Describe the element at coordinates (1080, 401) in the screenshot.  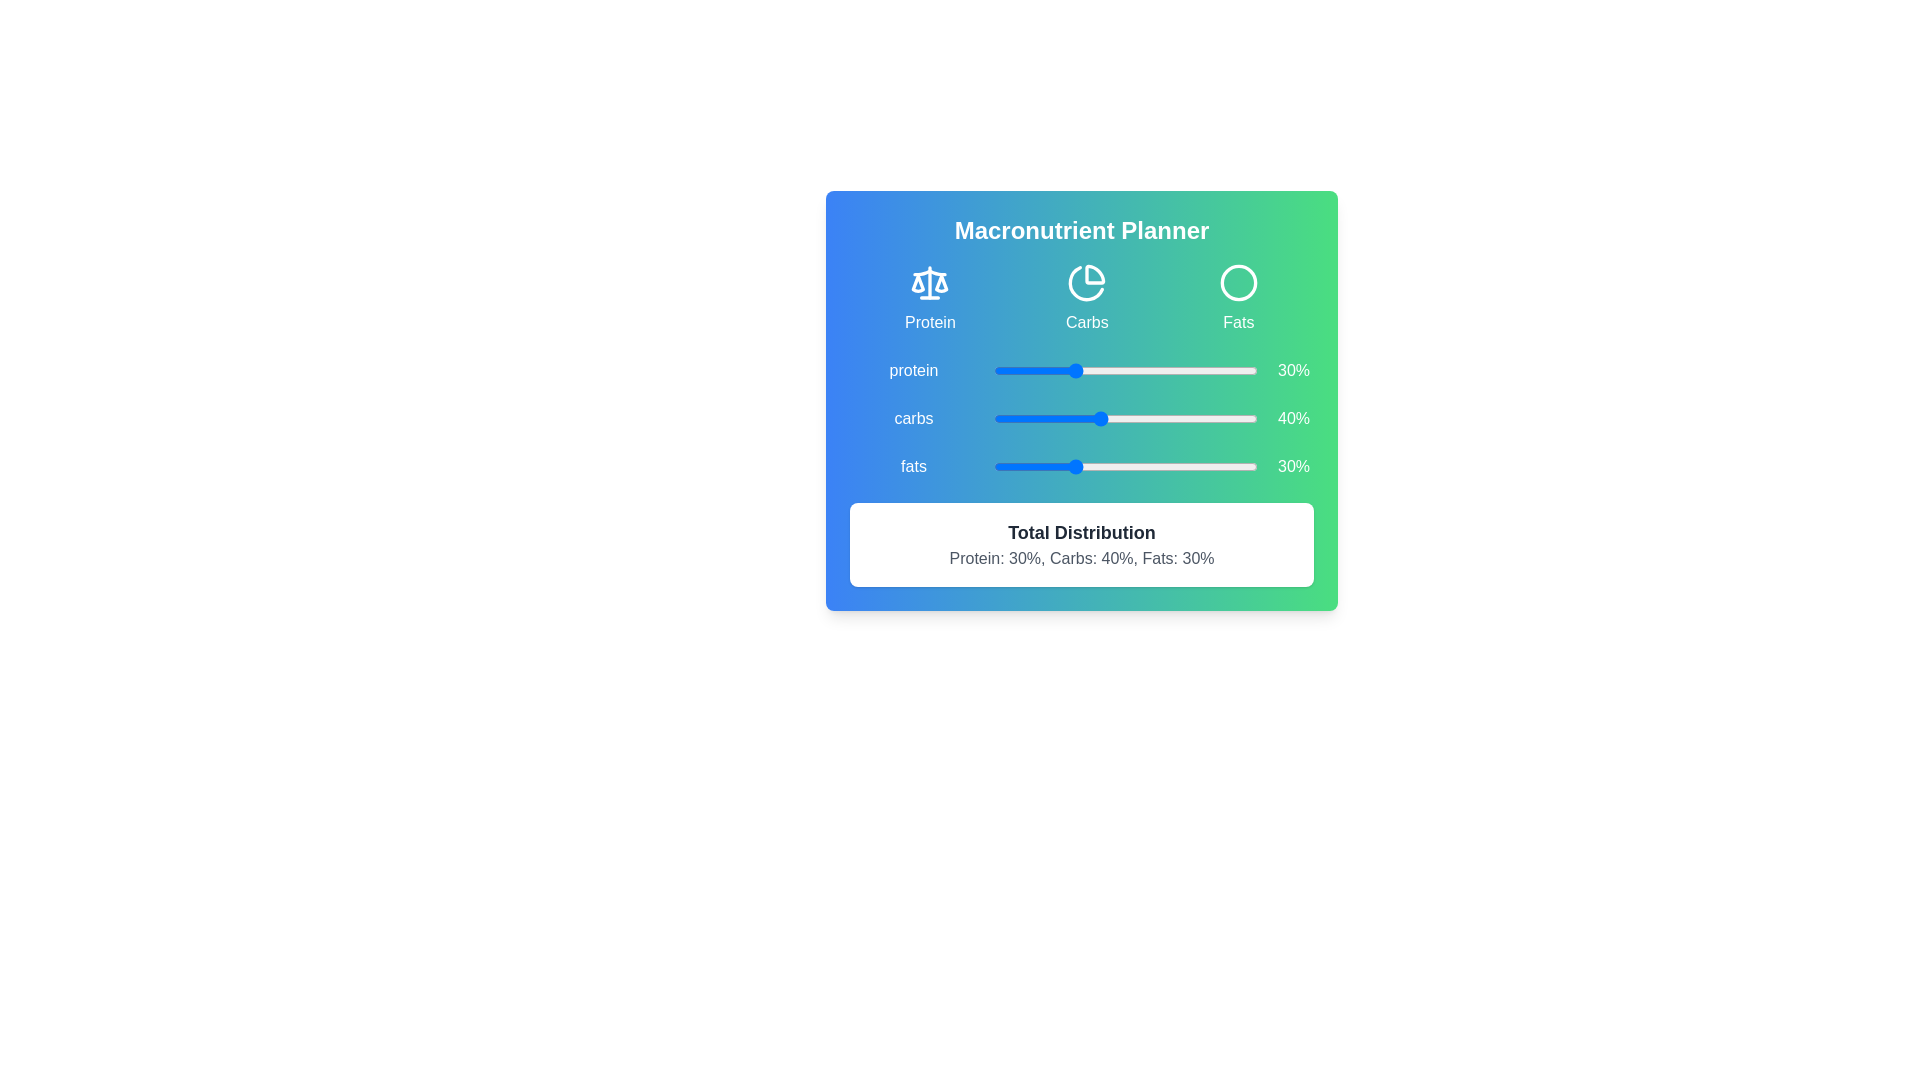
I see `the 'carbs' slider, which is a thin horizontal blue bar located between the label 'carbs' and the percentage value '40%'` at that location.